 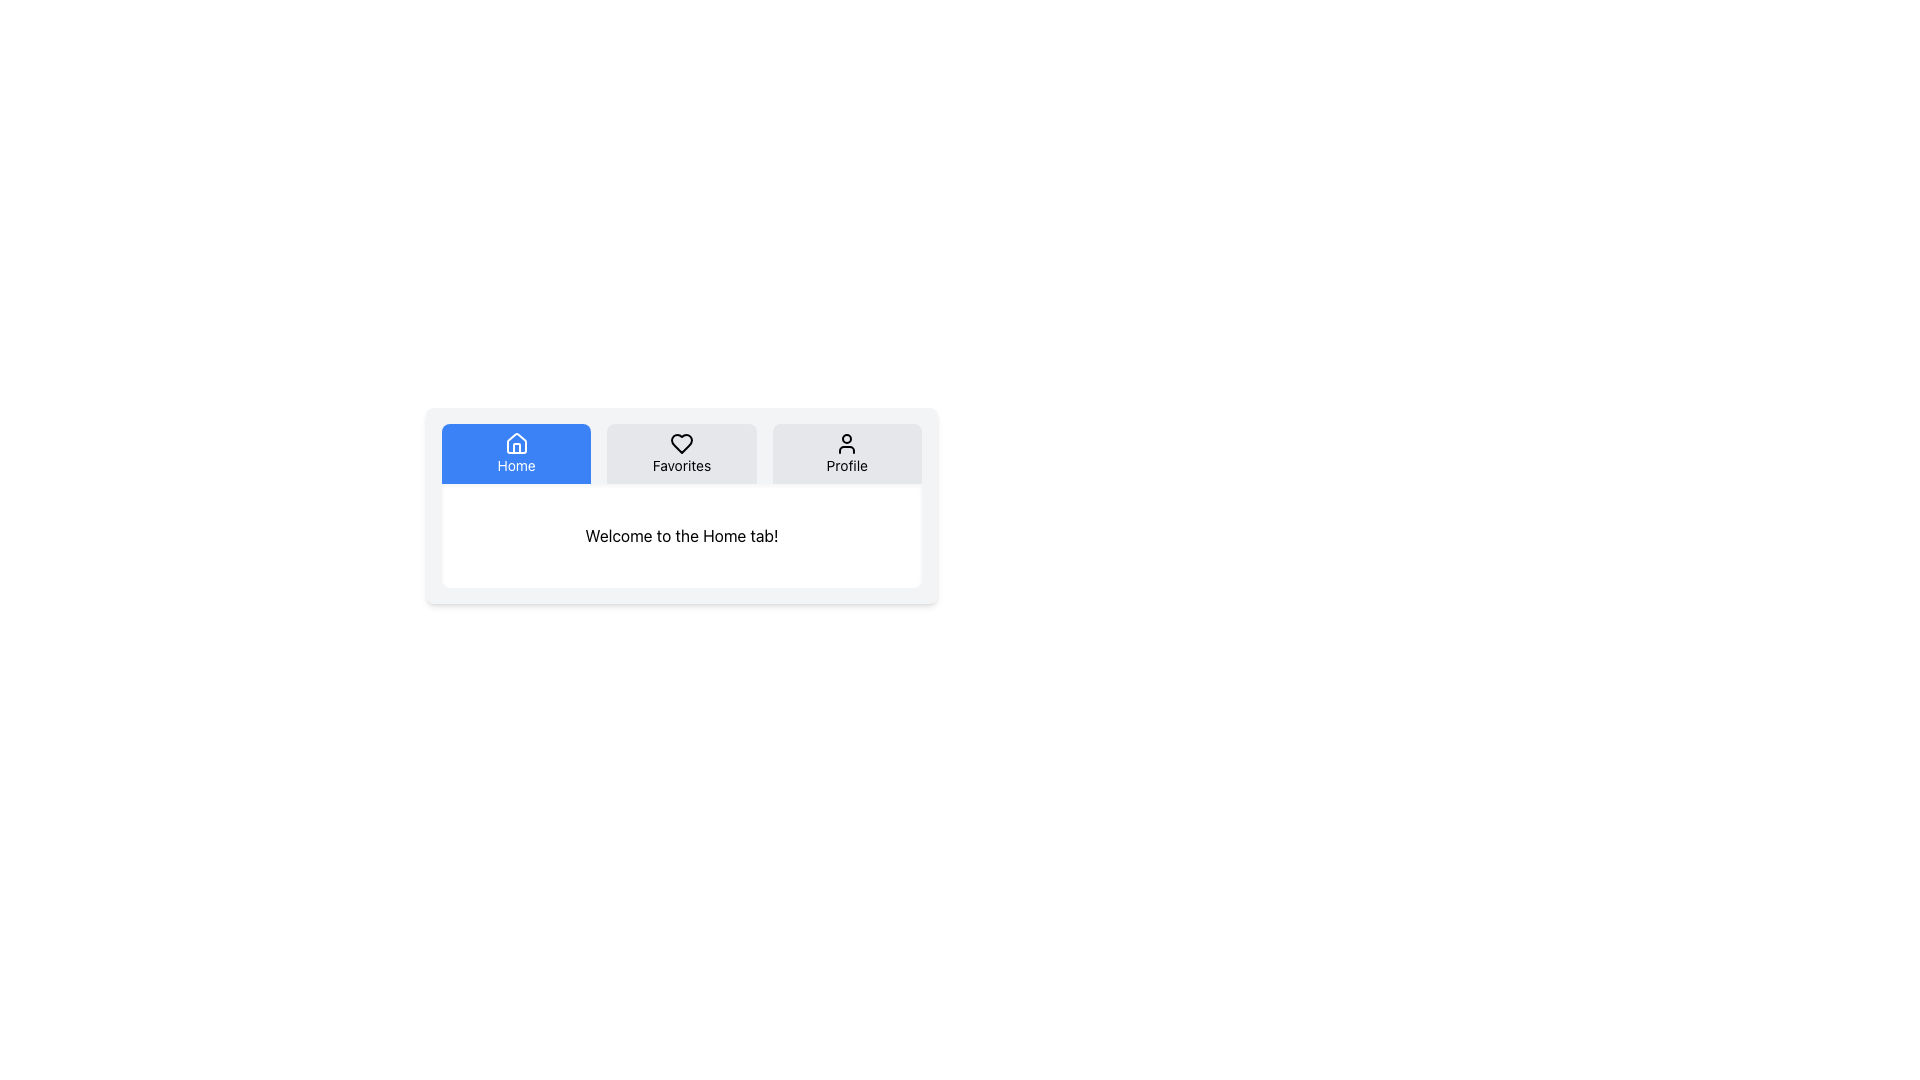 I want to click on the rightmost 'Profile' icon in the horizontal navigation bar, so click(x=846, y=442).